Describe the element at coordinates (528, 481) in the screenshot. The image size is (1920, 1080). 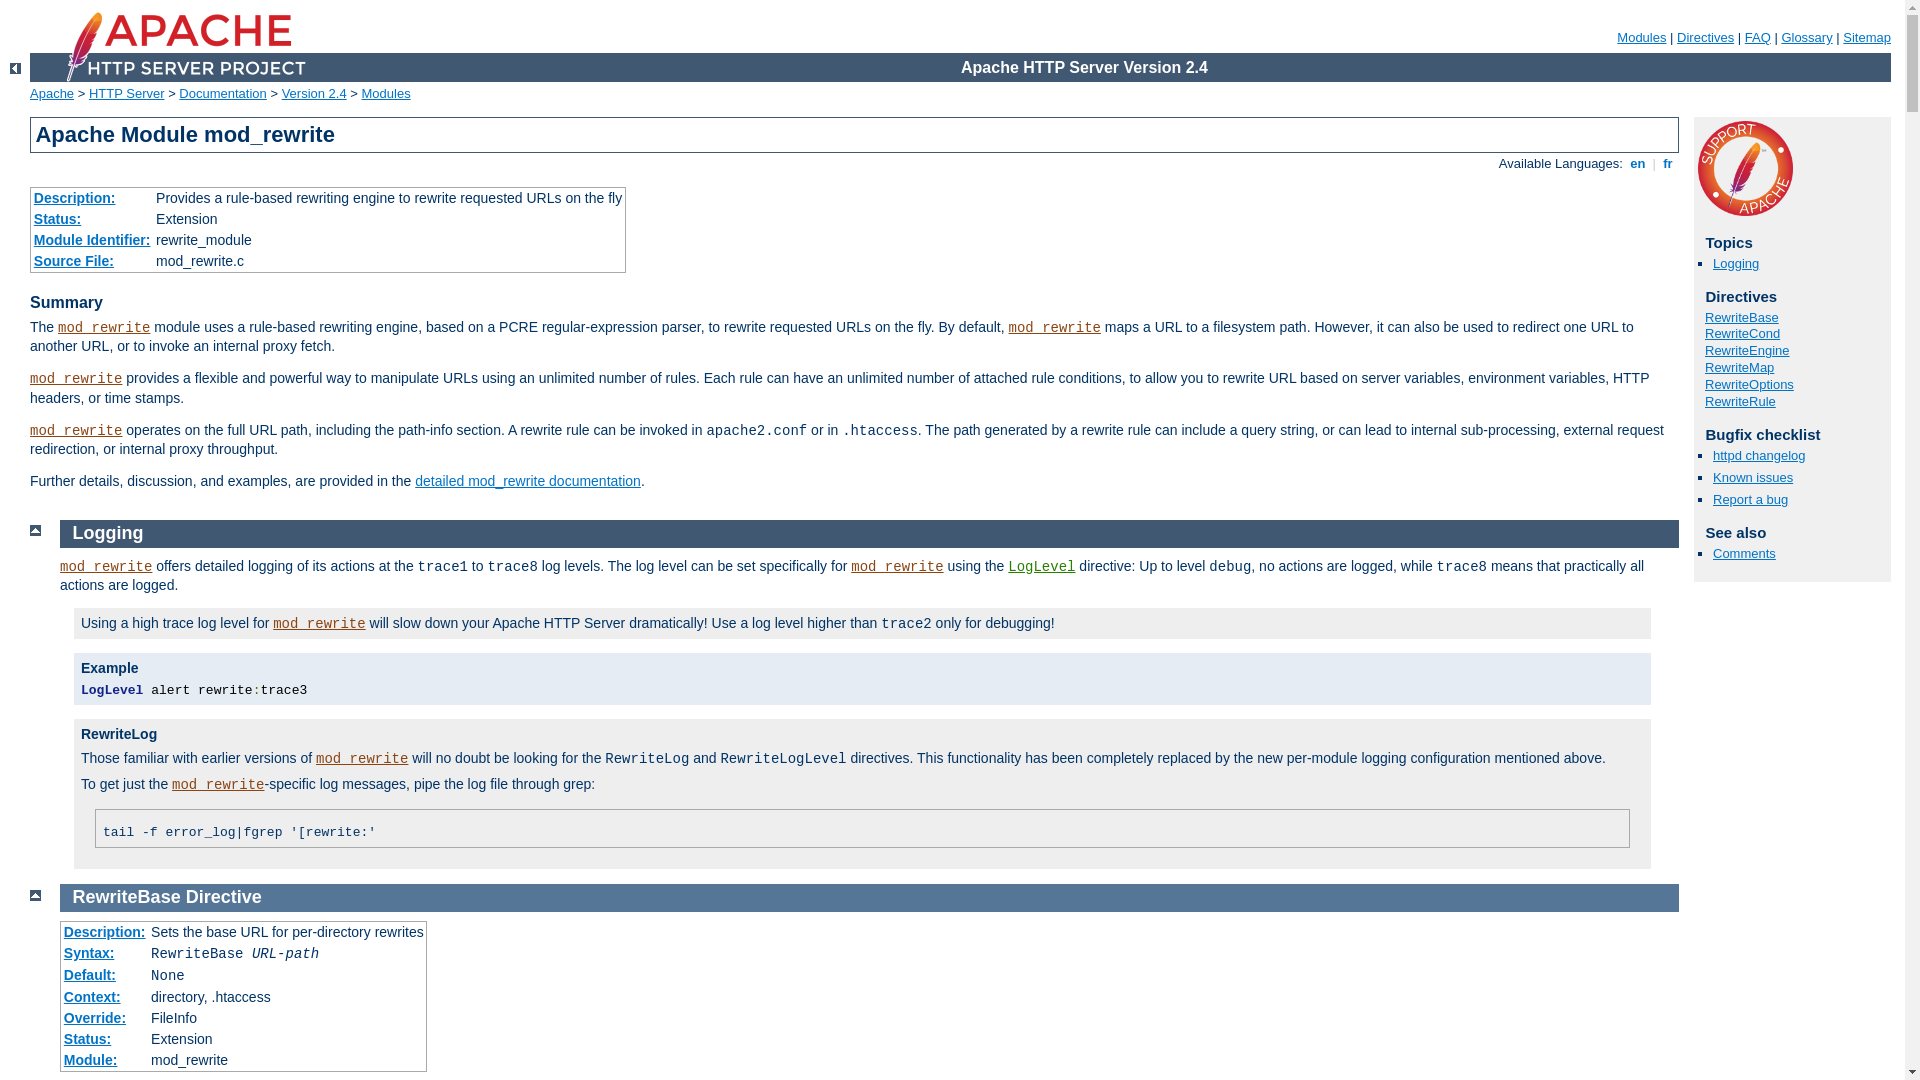
I see `'detailed mod_rewrite documentation'` at that location.